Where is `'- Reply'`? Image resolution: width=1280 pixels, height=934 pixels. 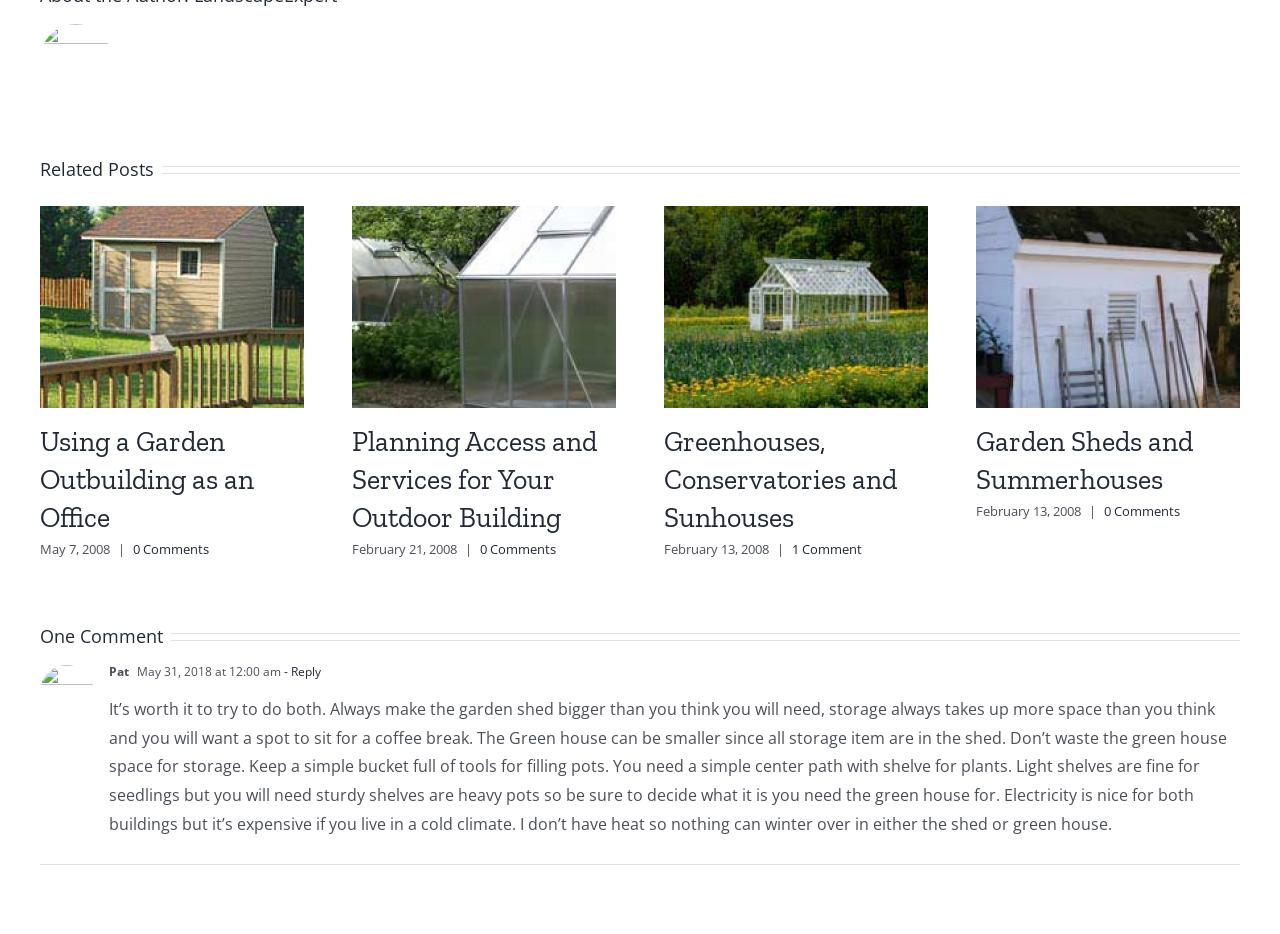
'- Reply' is located at coordinates (279, 669).